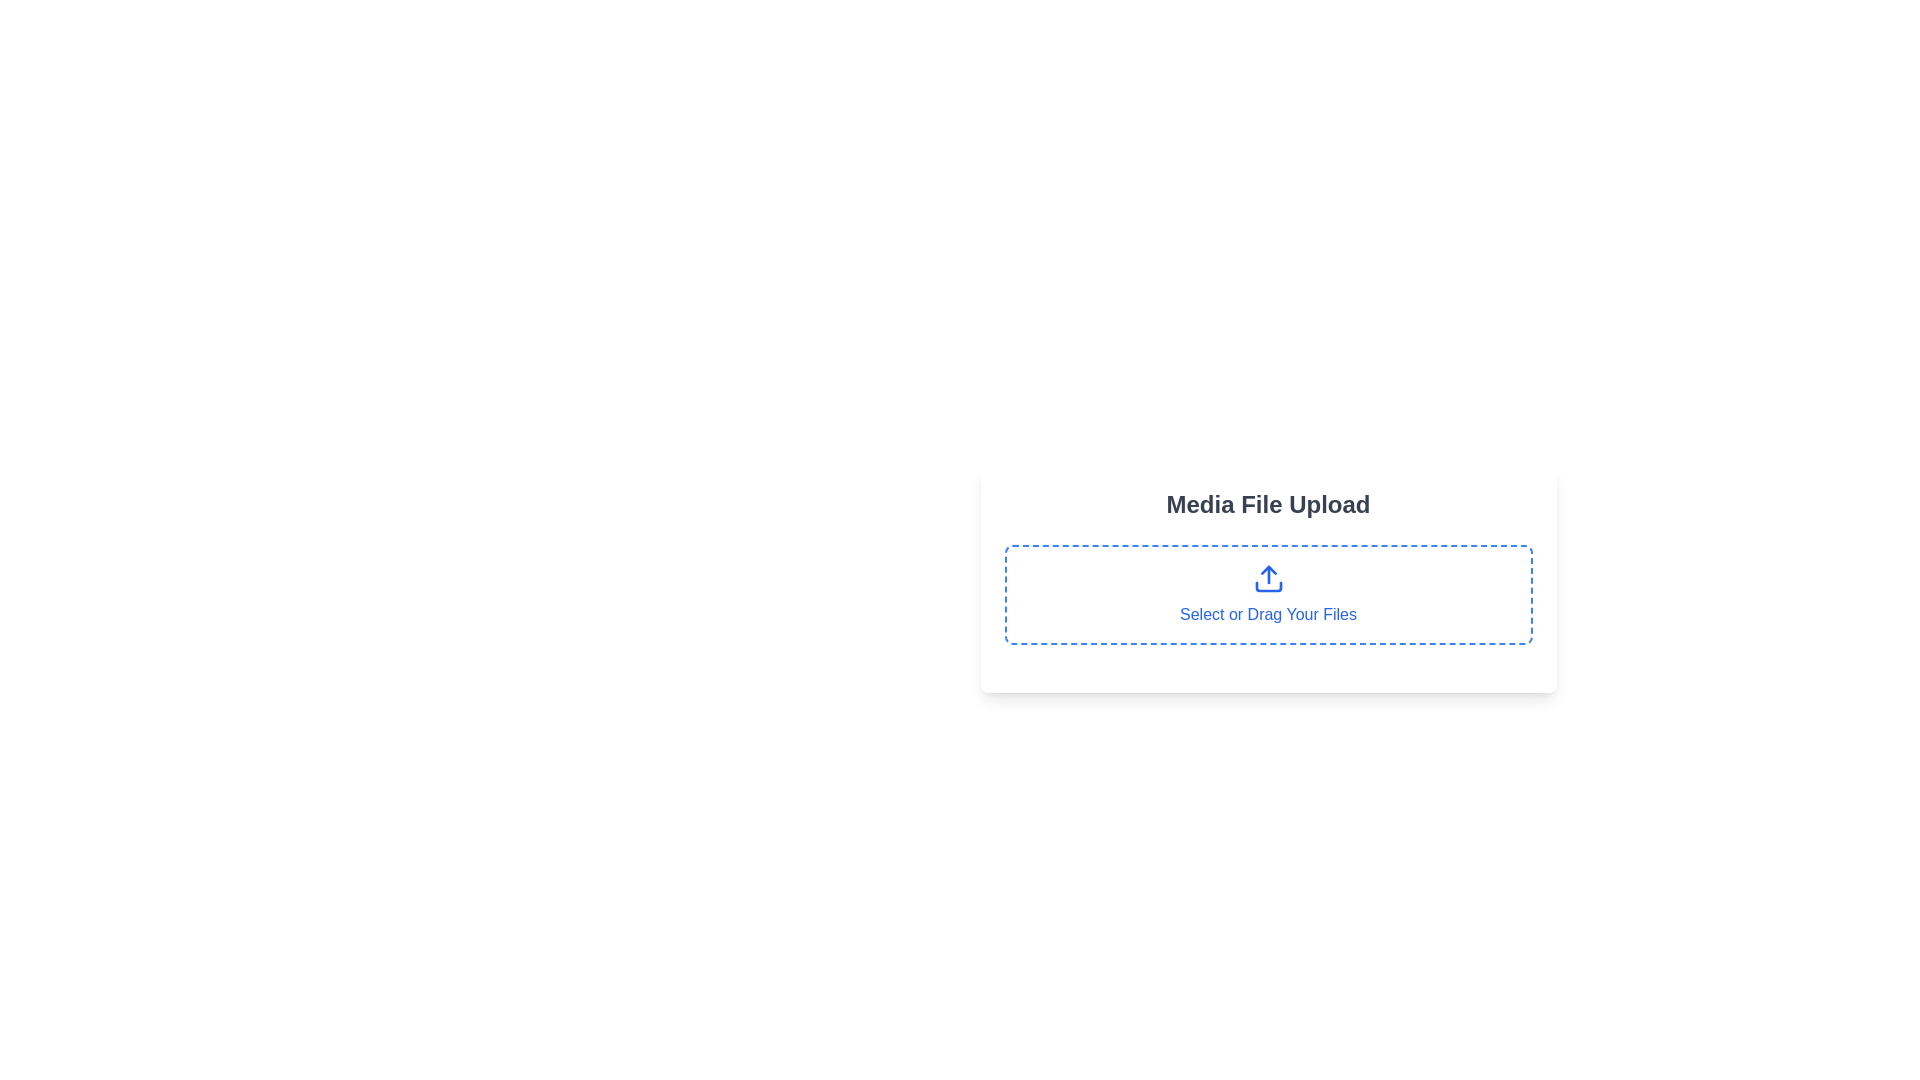 The width and height of the screenshot is (1920, 1080). I want to click on the header text indicating the purpose of the file upload interface, which is positioned above the dashed blue box labeled 'Select or Drag Your Files', so click(1267, 504).